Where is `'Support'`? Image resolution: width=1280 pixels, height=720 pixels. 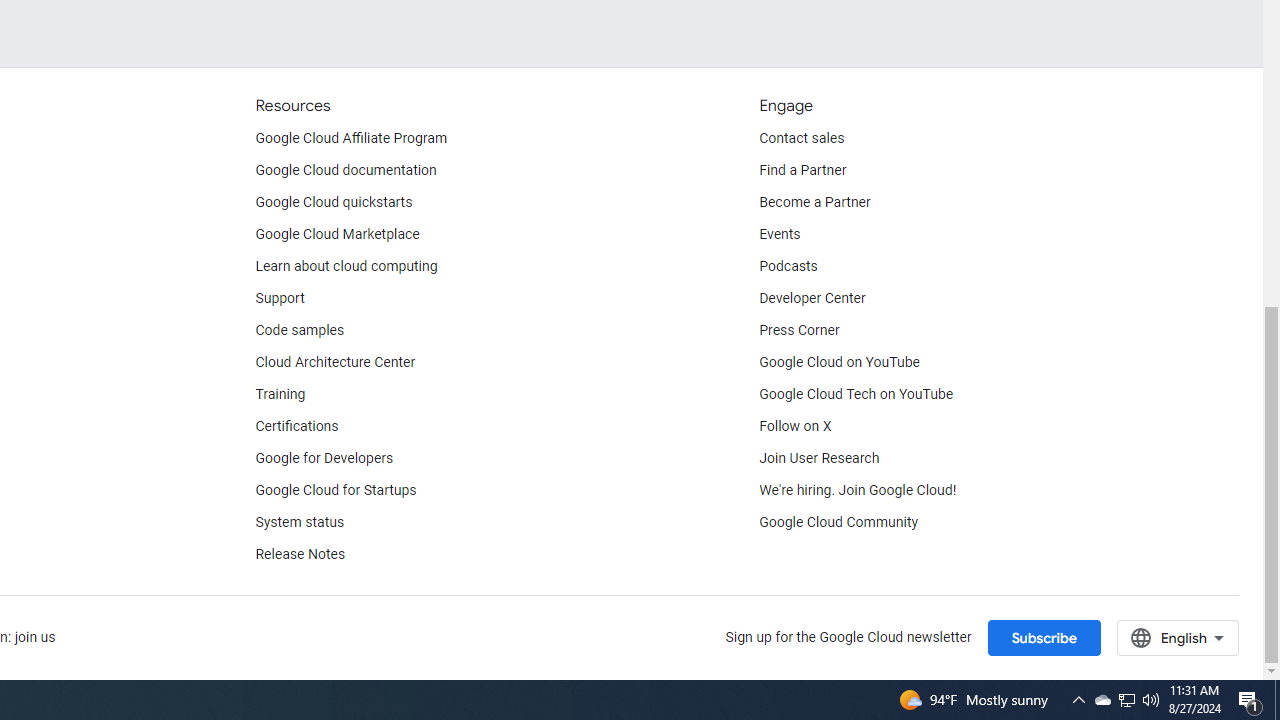
'Support' is located at coordinates (278, 299).